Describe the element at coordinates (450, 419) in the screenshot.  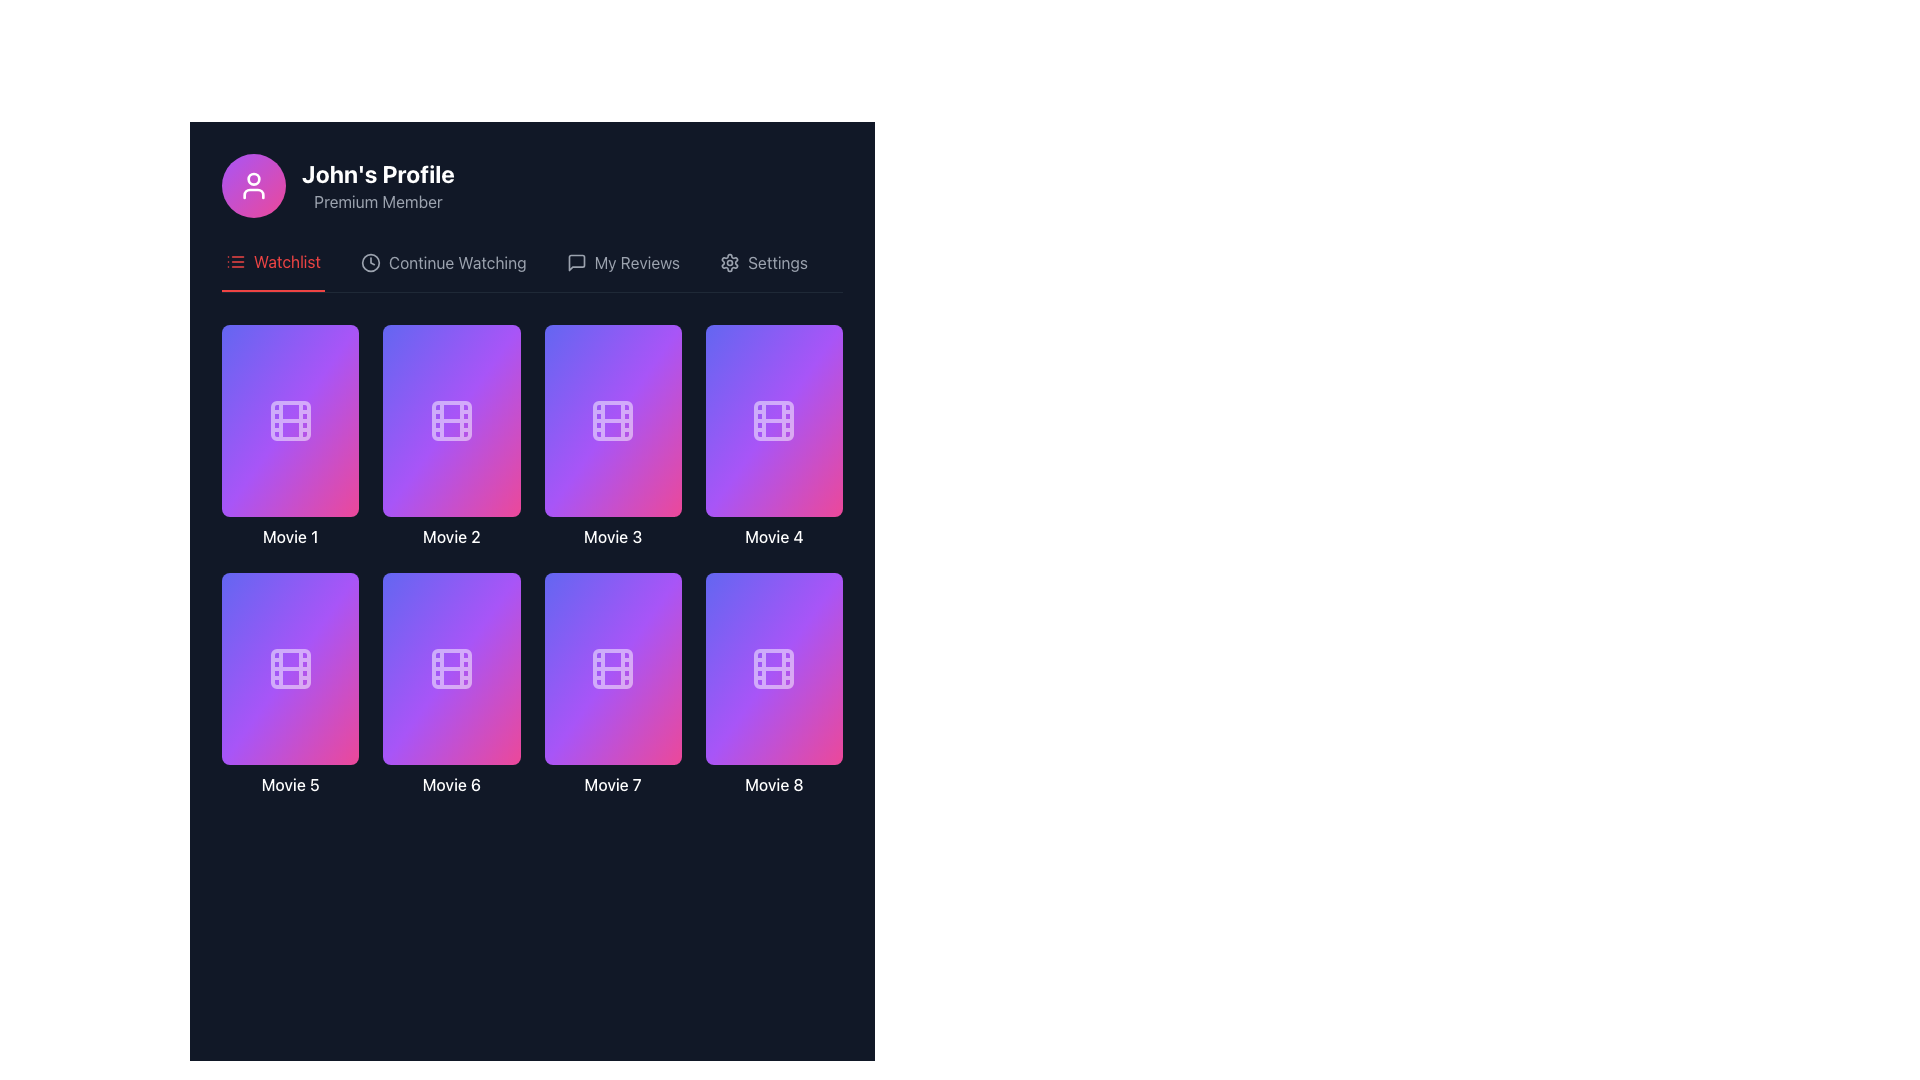
I see `the decorative graphic element, which is a semi-transparent rectangular component located at the center of the film reel icon in the second column of the top row of the grid layout for the second movie` at that location.